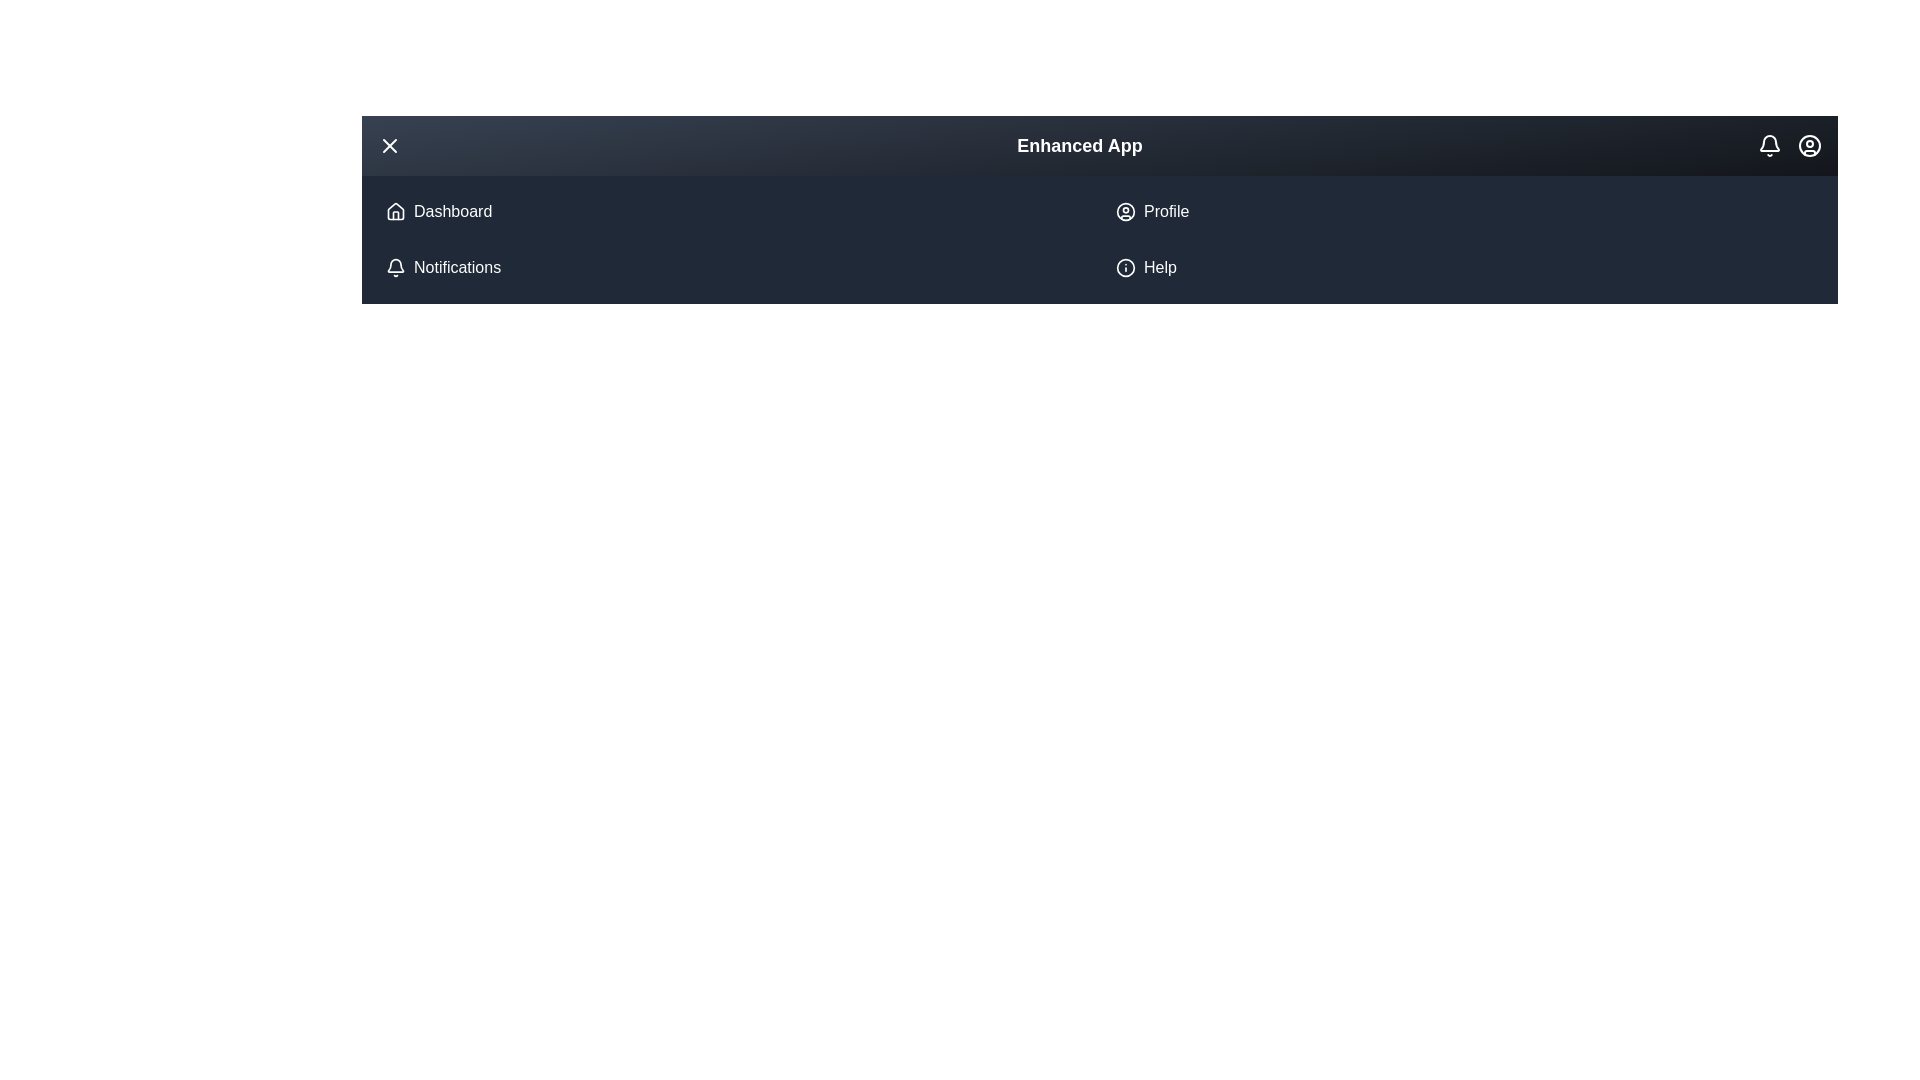 Image resolution: width=1920 pixels, height=1080 pixels. I want to click on the notification icon in the top right corner, so click(1770, 145).